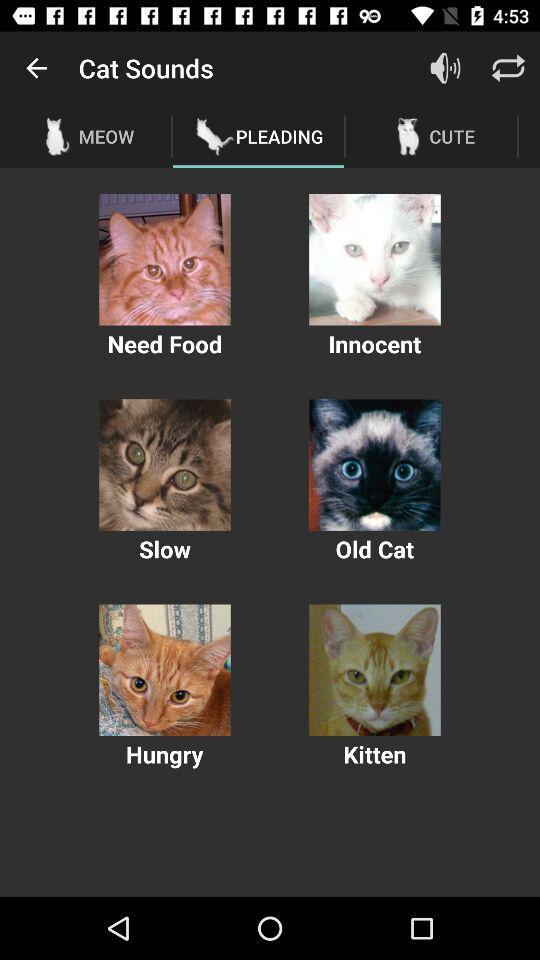 The height and width of the screenshot is (960, 540). Describe the element at coordinates (374, 258) in the screenshot. I see `hear a cat sound` at that location.